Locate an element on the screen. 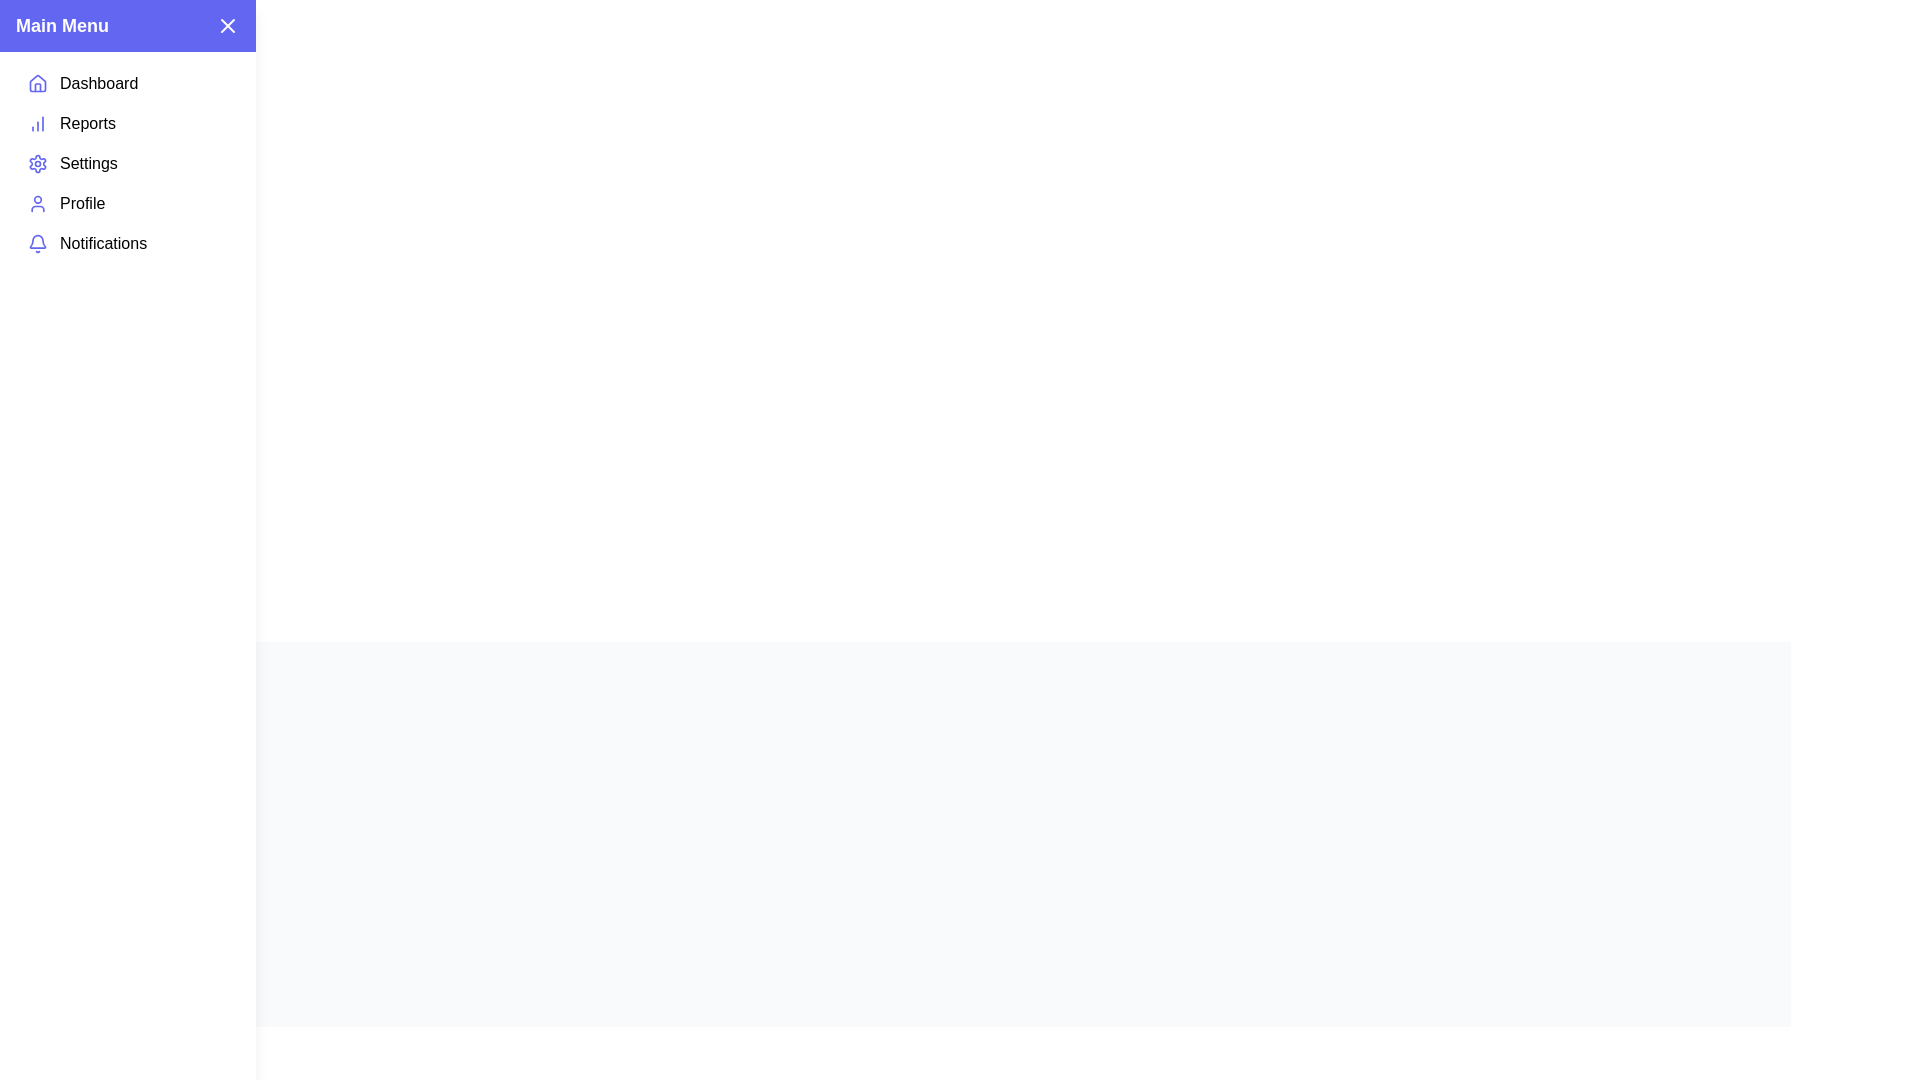 The height and width of the screenshot is (1080, 1920). the house icon with a bold outline and a triangular roof, located to the left of the text 'Dashboard' in the menu is located at coordinates (38, 82).